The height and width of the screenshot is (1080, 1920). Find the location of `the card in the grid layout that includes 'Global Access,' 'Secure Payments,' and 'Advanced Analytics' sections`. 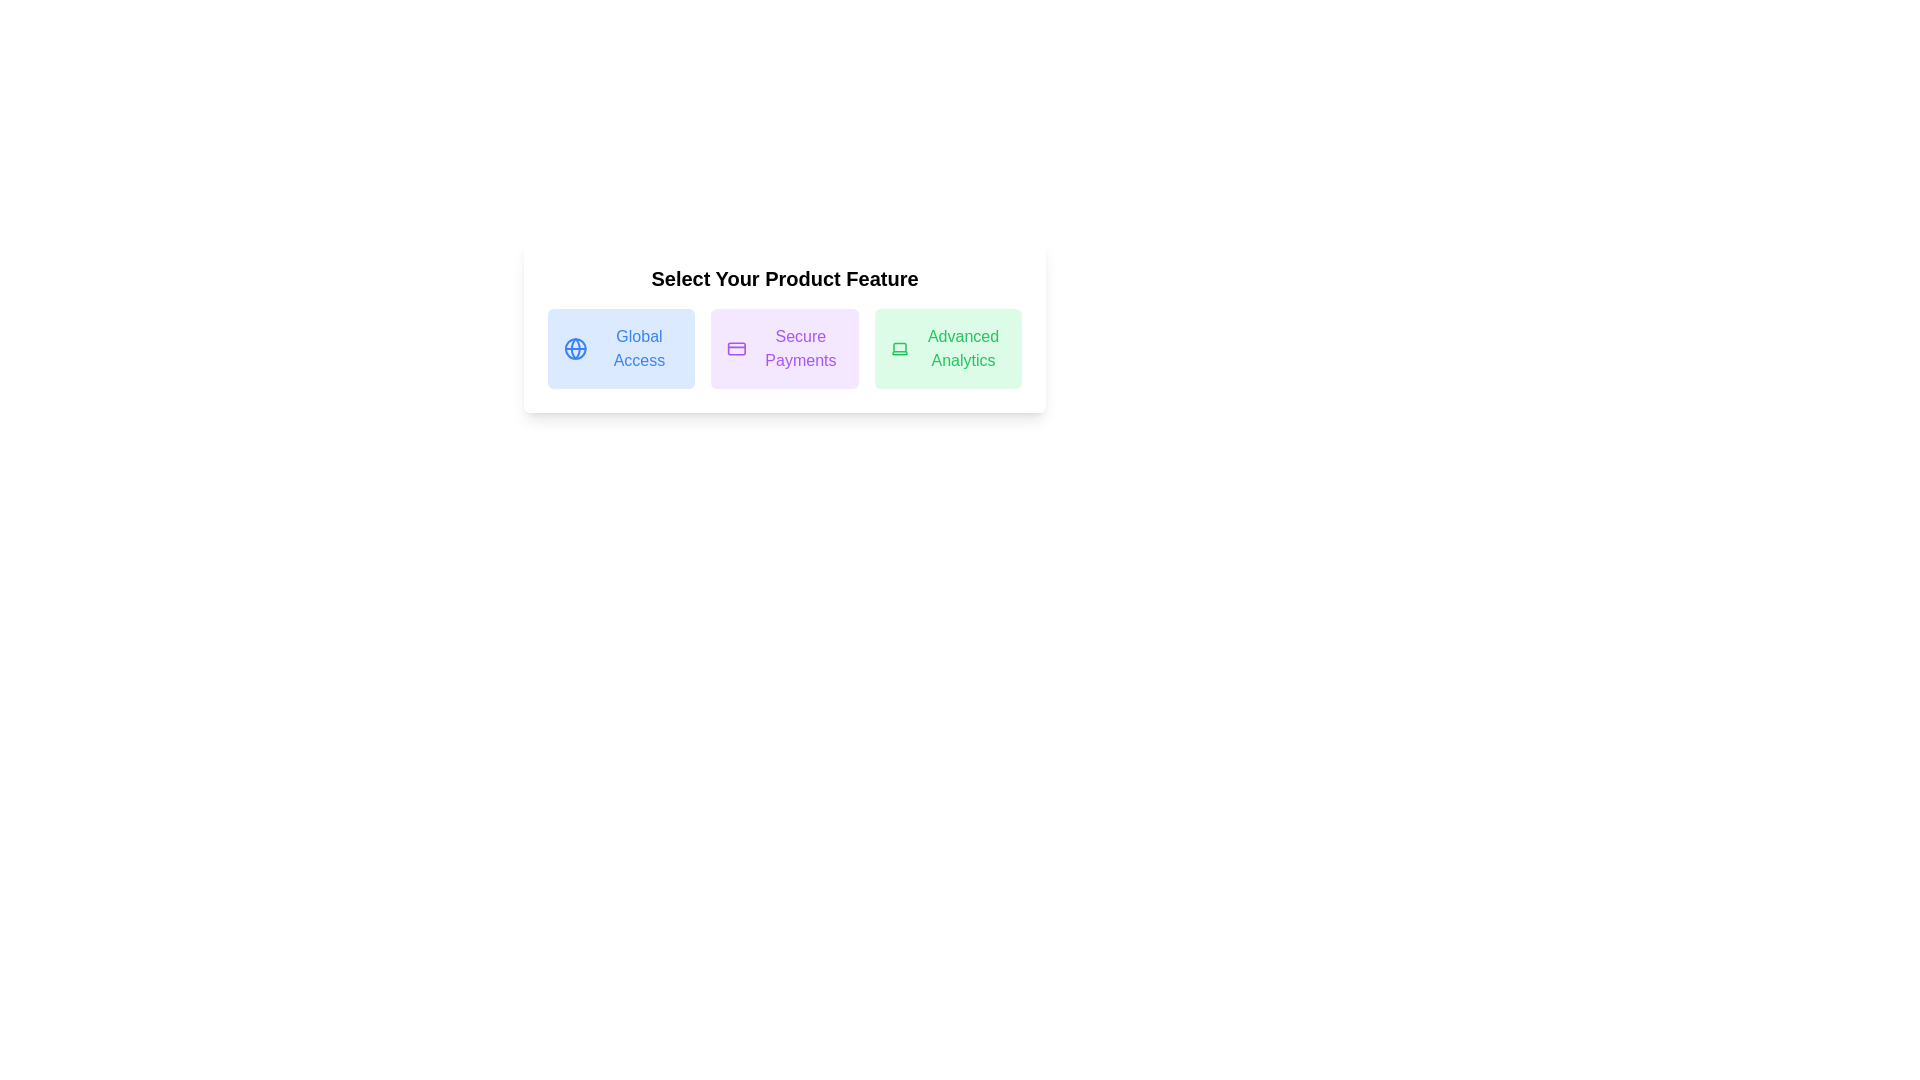

the card in the grid layout that includes 'Global Access,' 'Secure Payments,' and 'Advanced Analytics' sections is located at coordinates (784, 347).